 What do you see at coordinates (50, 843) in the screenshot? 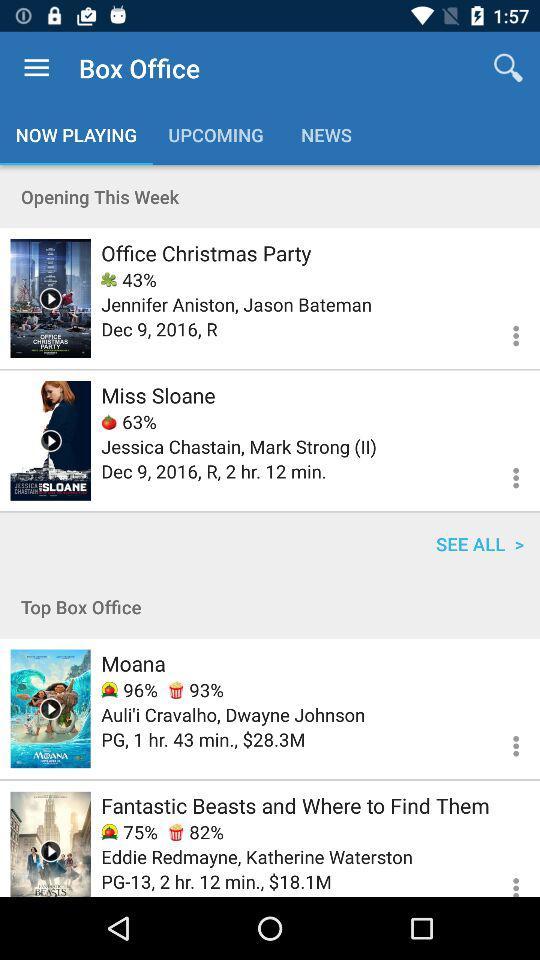
I see `movie` at bounding box center [50, 843].